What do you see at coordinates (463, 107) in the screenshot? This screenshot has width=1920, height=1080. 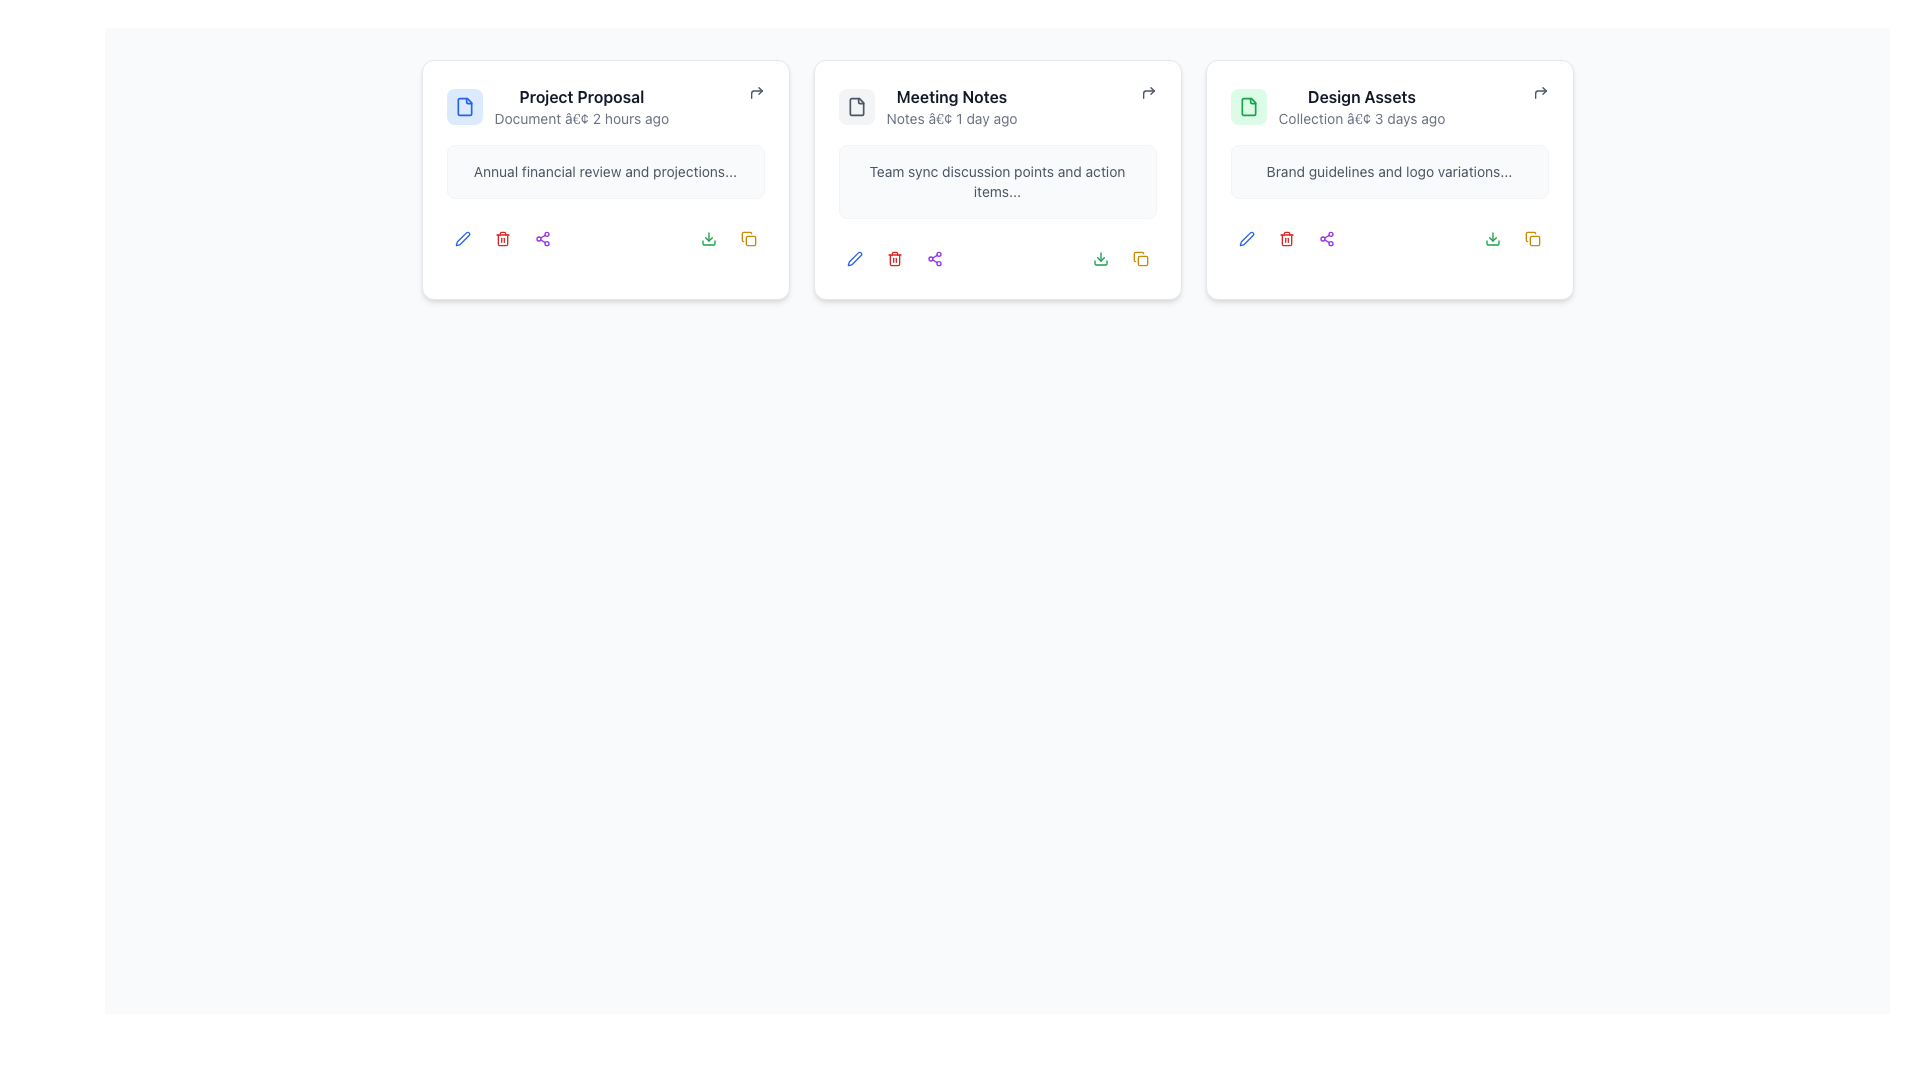 I see `the icon located at the top-left corner of the 'Project Proposal' card, which visually indicates a document-related item` at bounding box center [463, 107].